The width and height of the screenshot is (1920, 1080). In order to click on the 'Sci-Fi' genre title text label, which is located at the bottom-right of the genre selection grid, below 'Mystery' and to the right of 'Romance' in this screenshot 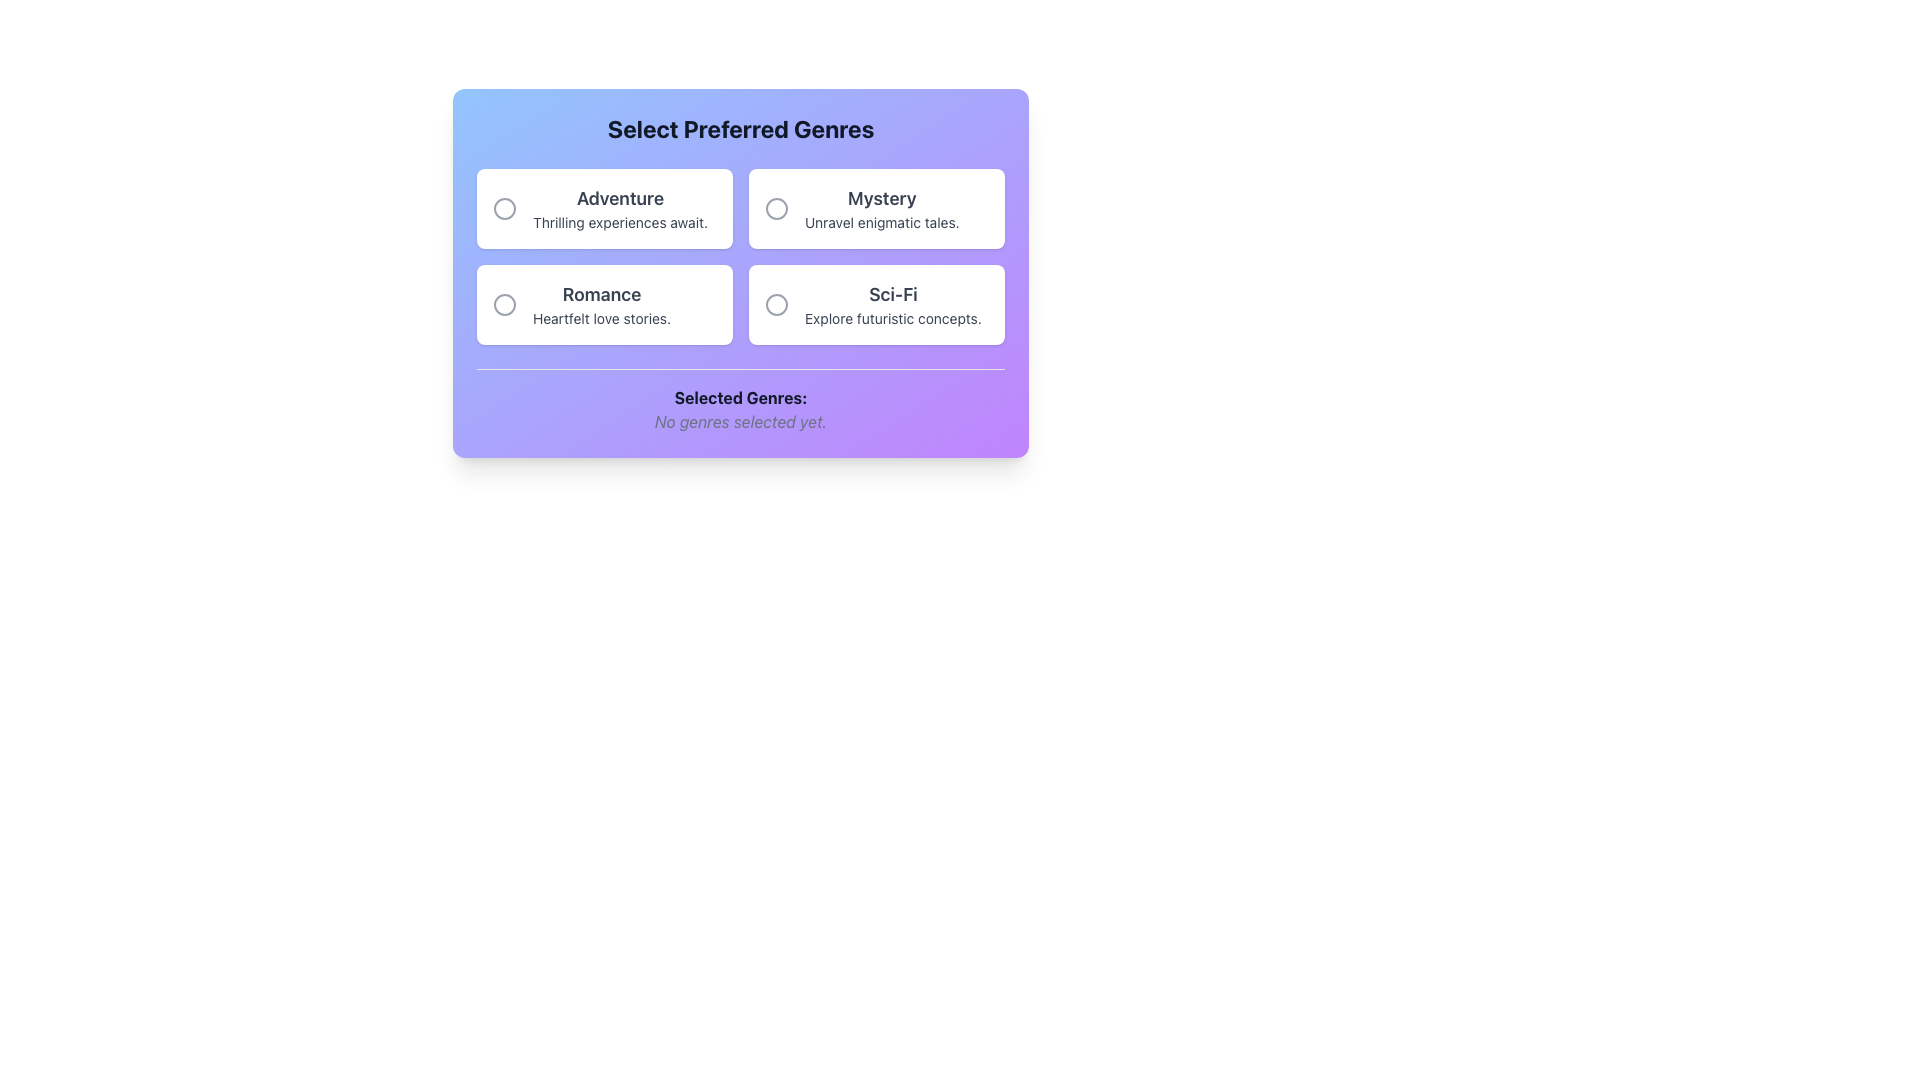, I will do `click(892, 294)`.